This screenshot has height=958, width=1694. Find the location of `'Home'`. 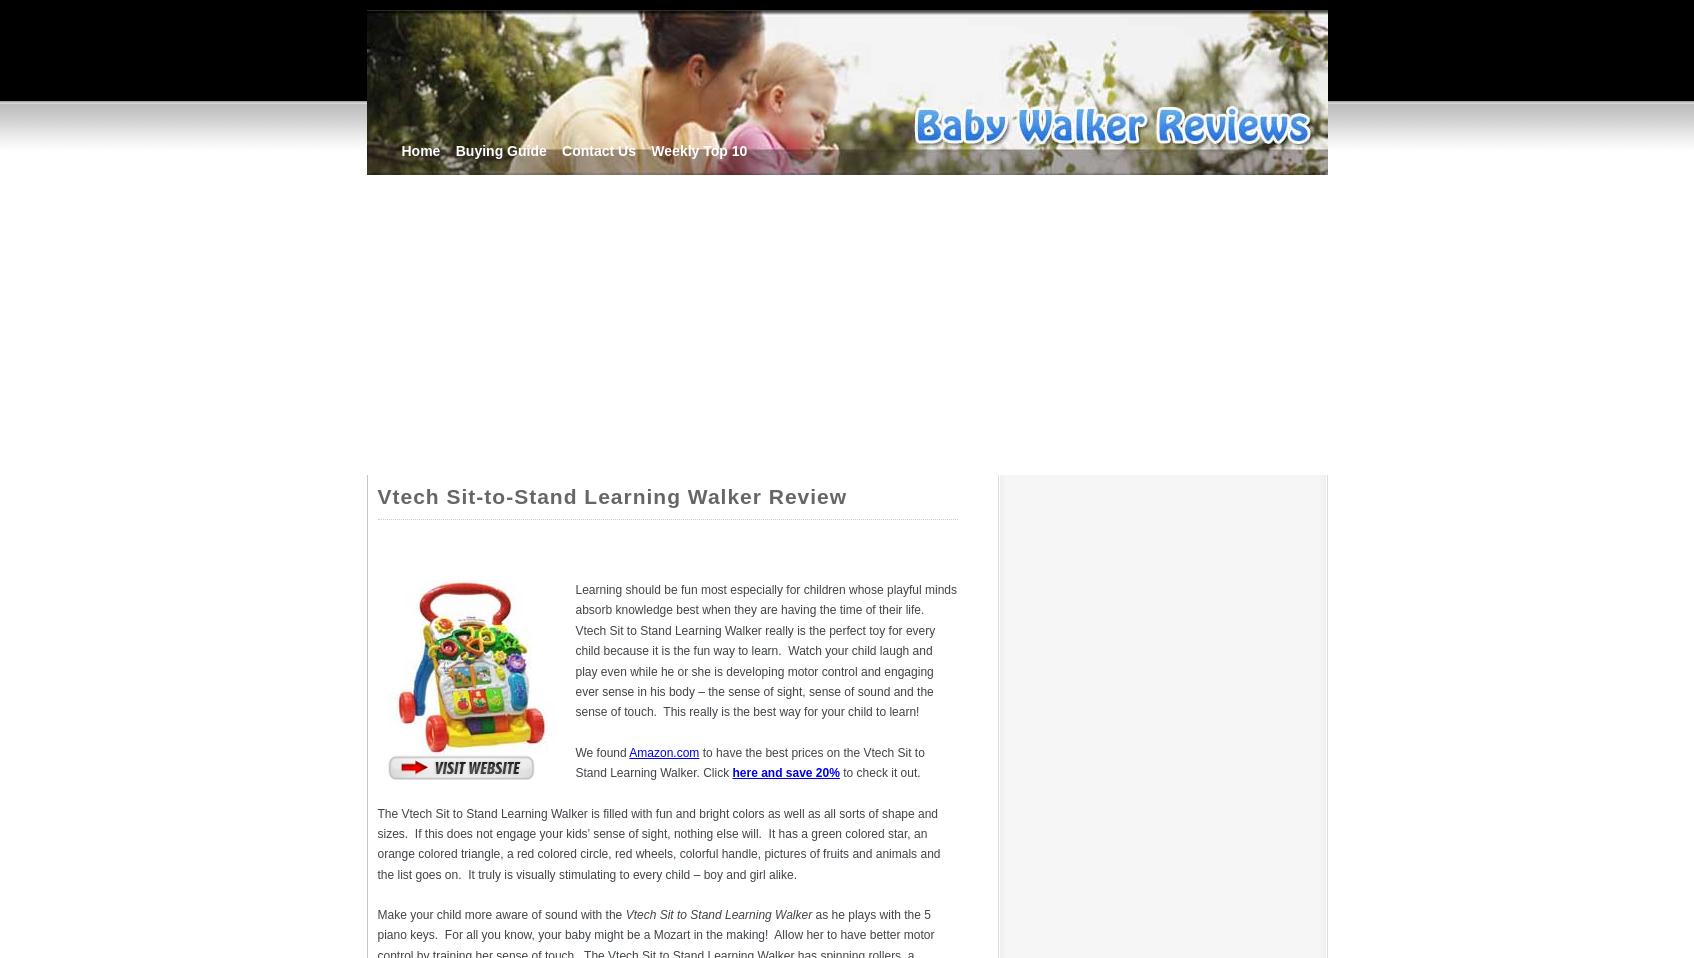

'Home' is located at coordinates (419, 150).